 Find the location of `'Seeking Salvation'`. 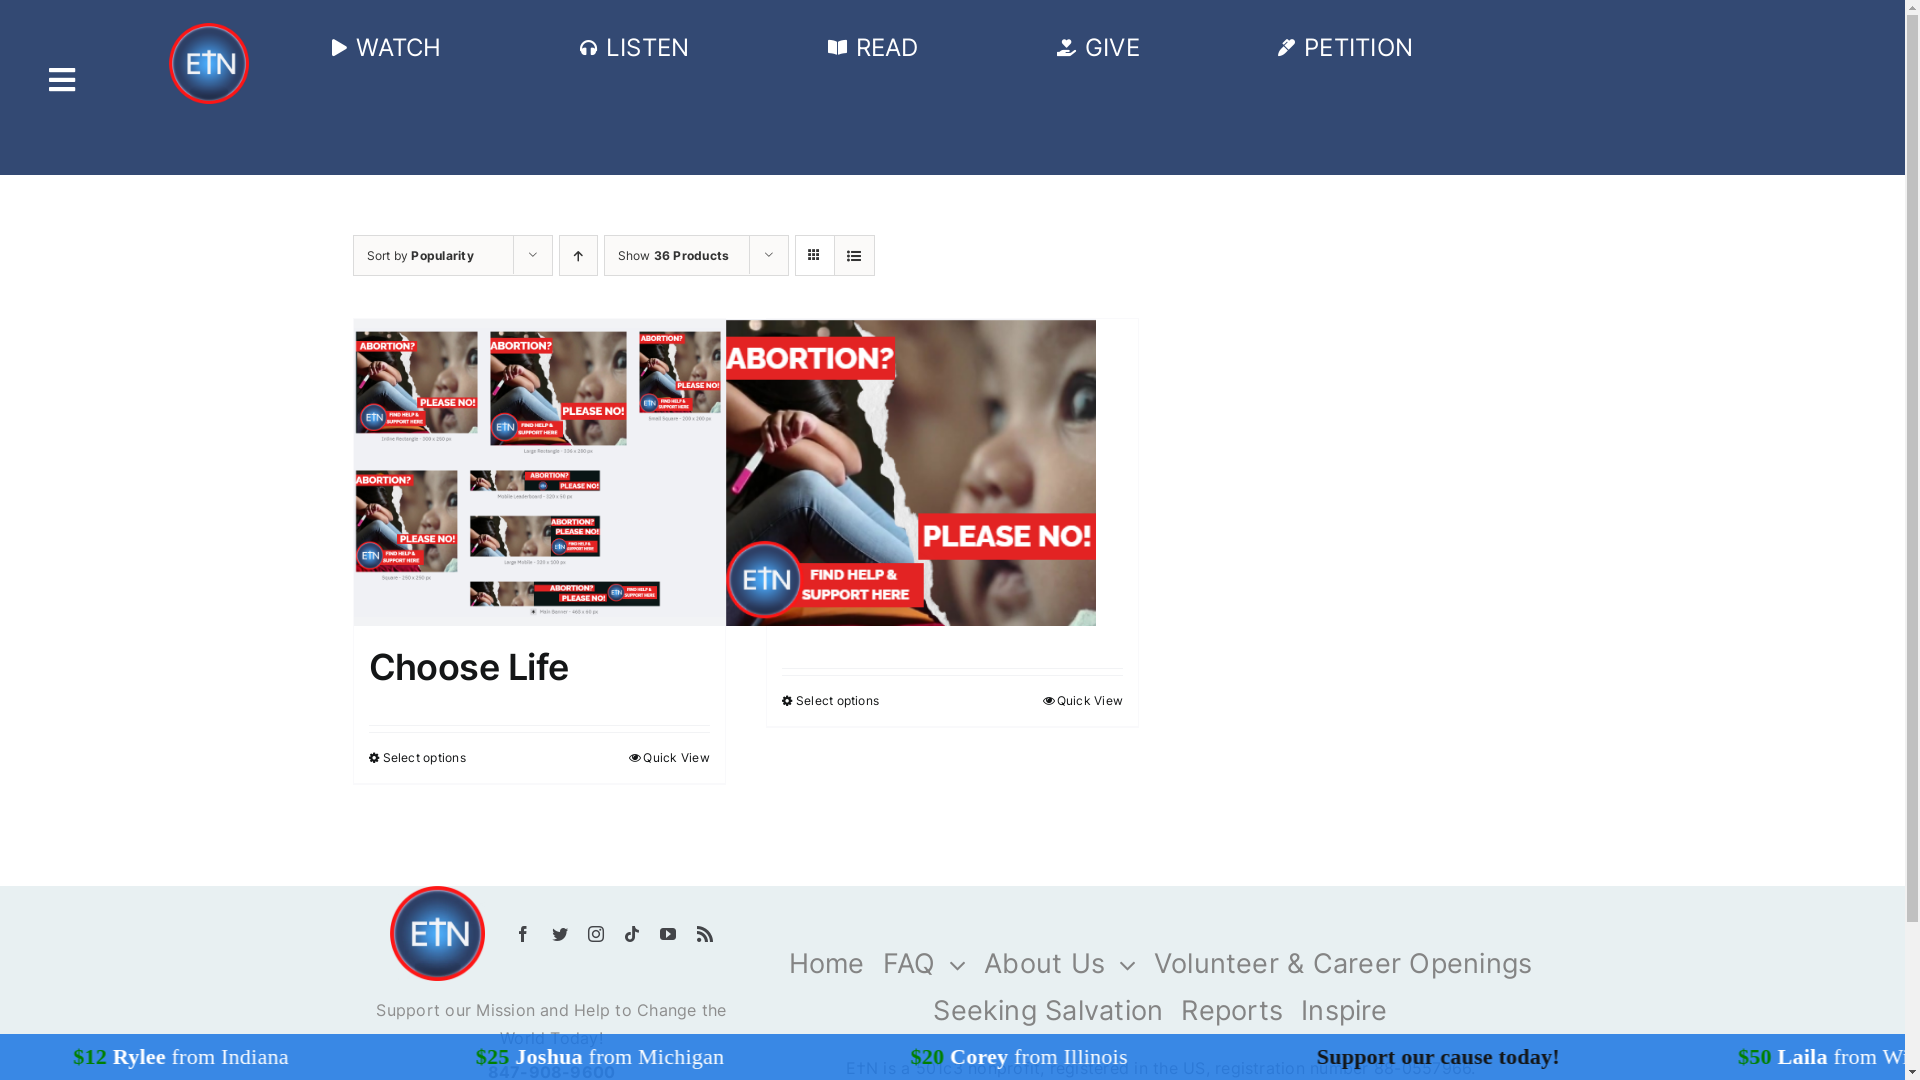

'Seeking Salvation' is located at coordinates (923, 1010).